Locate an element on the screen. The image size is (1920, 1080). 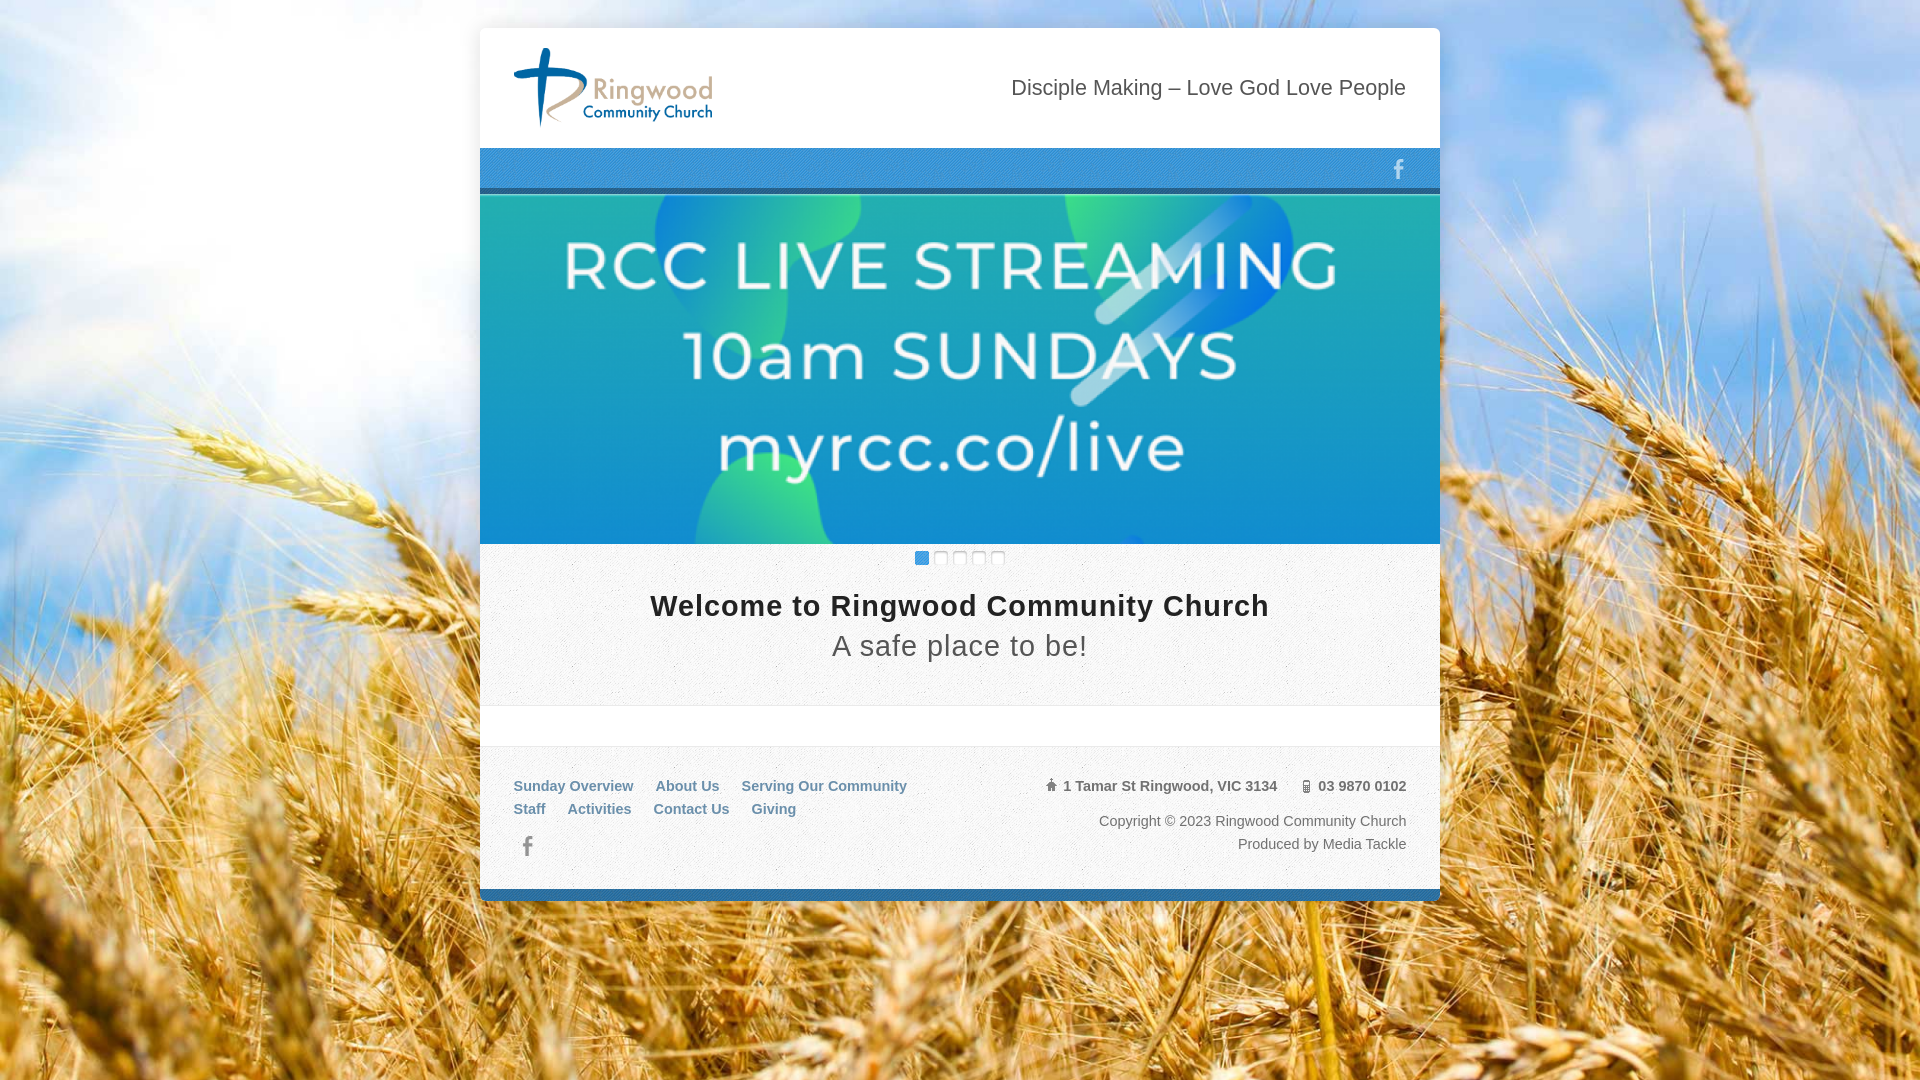
'1' is located at coordinates (920, 558).